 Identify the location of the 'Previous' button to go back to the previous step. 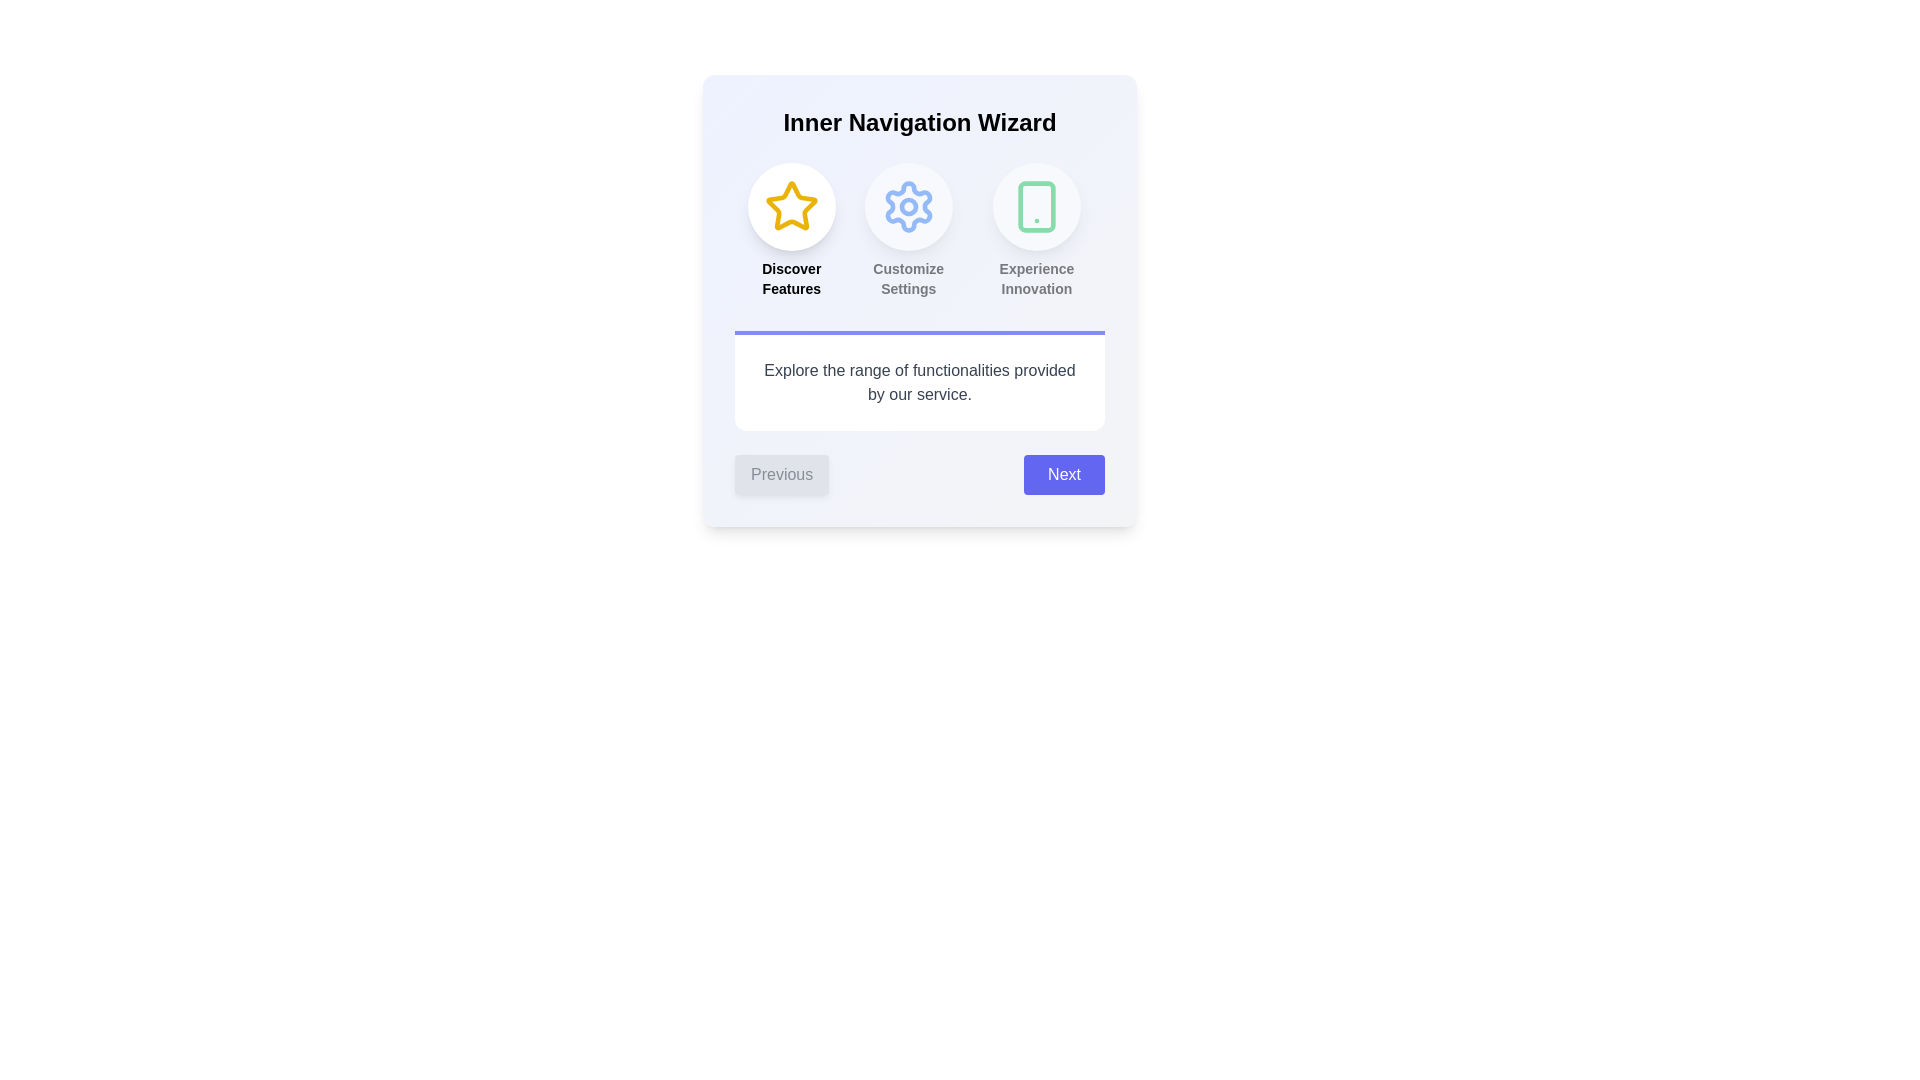
(781, 474).